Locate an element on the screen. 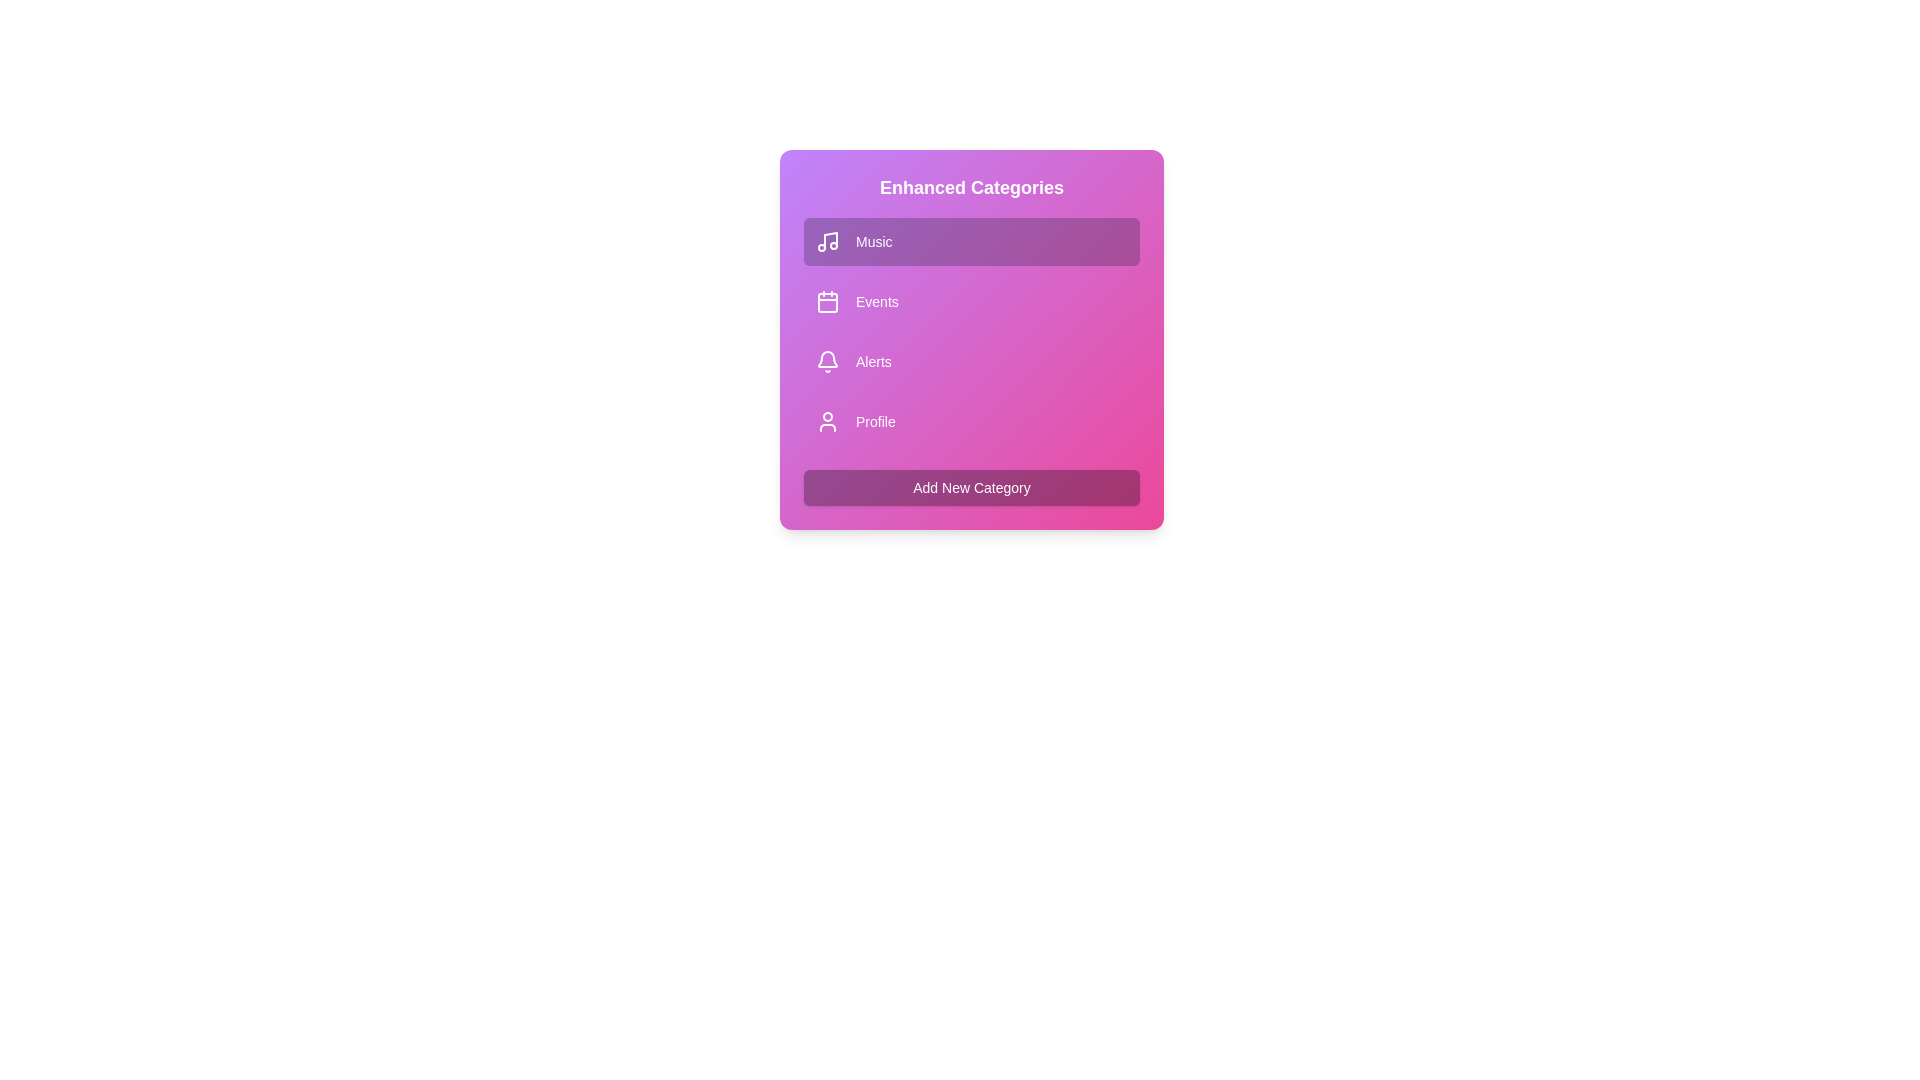 The height and width of the screenshot is (1080, 1920). the category Events to select it is located at coordinates (971, 301).